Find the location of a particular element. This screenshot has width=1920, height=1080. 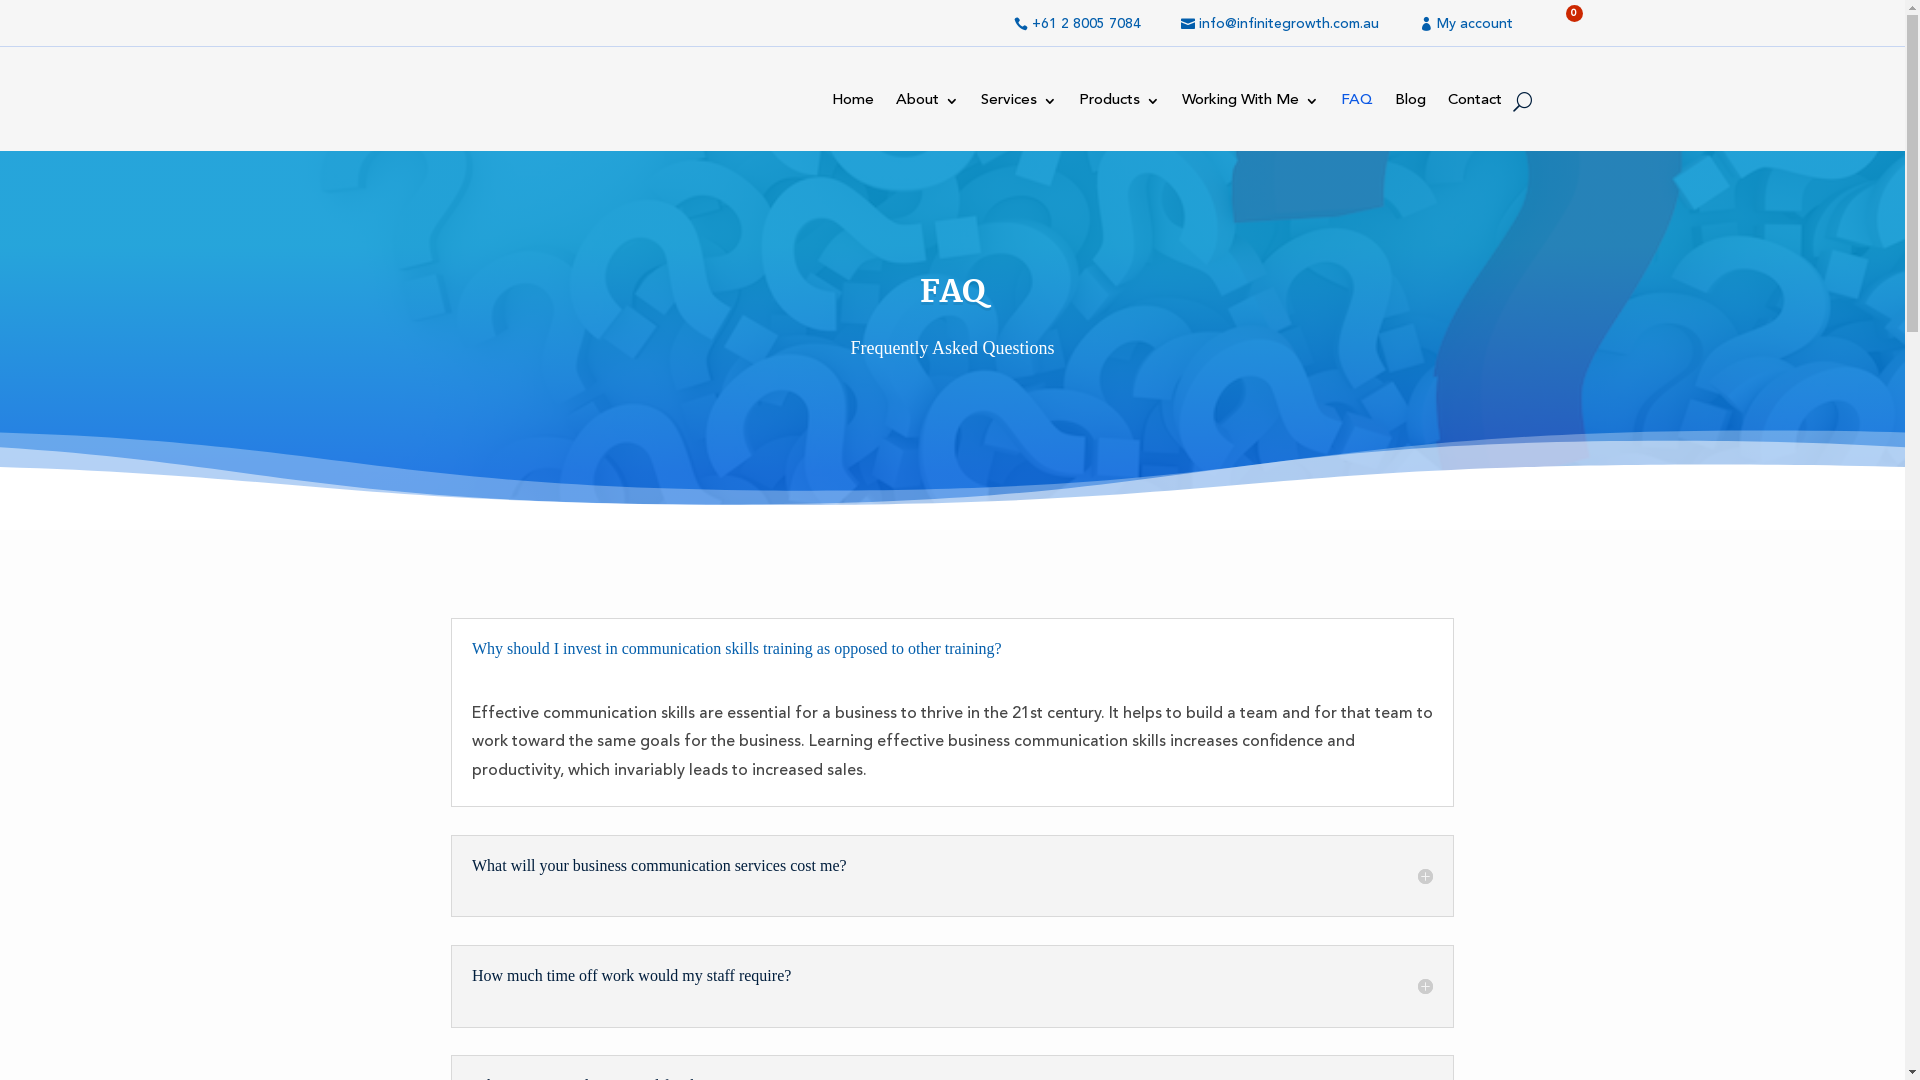

'Blog' is located at coordinates (1408, 104).